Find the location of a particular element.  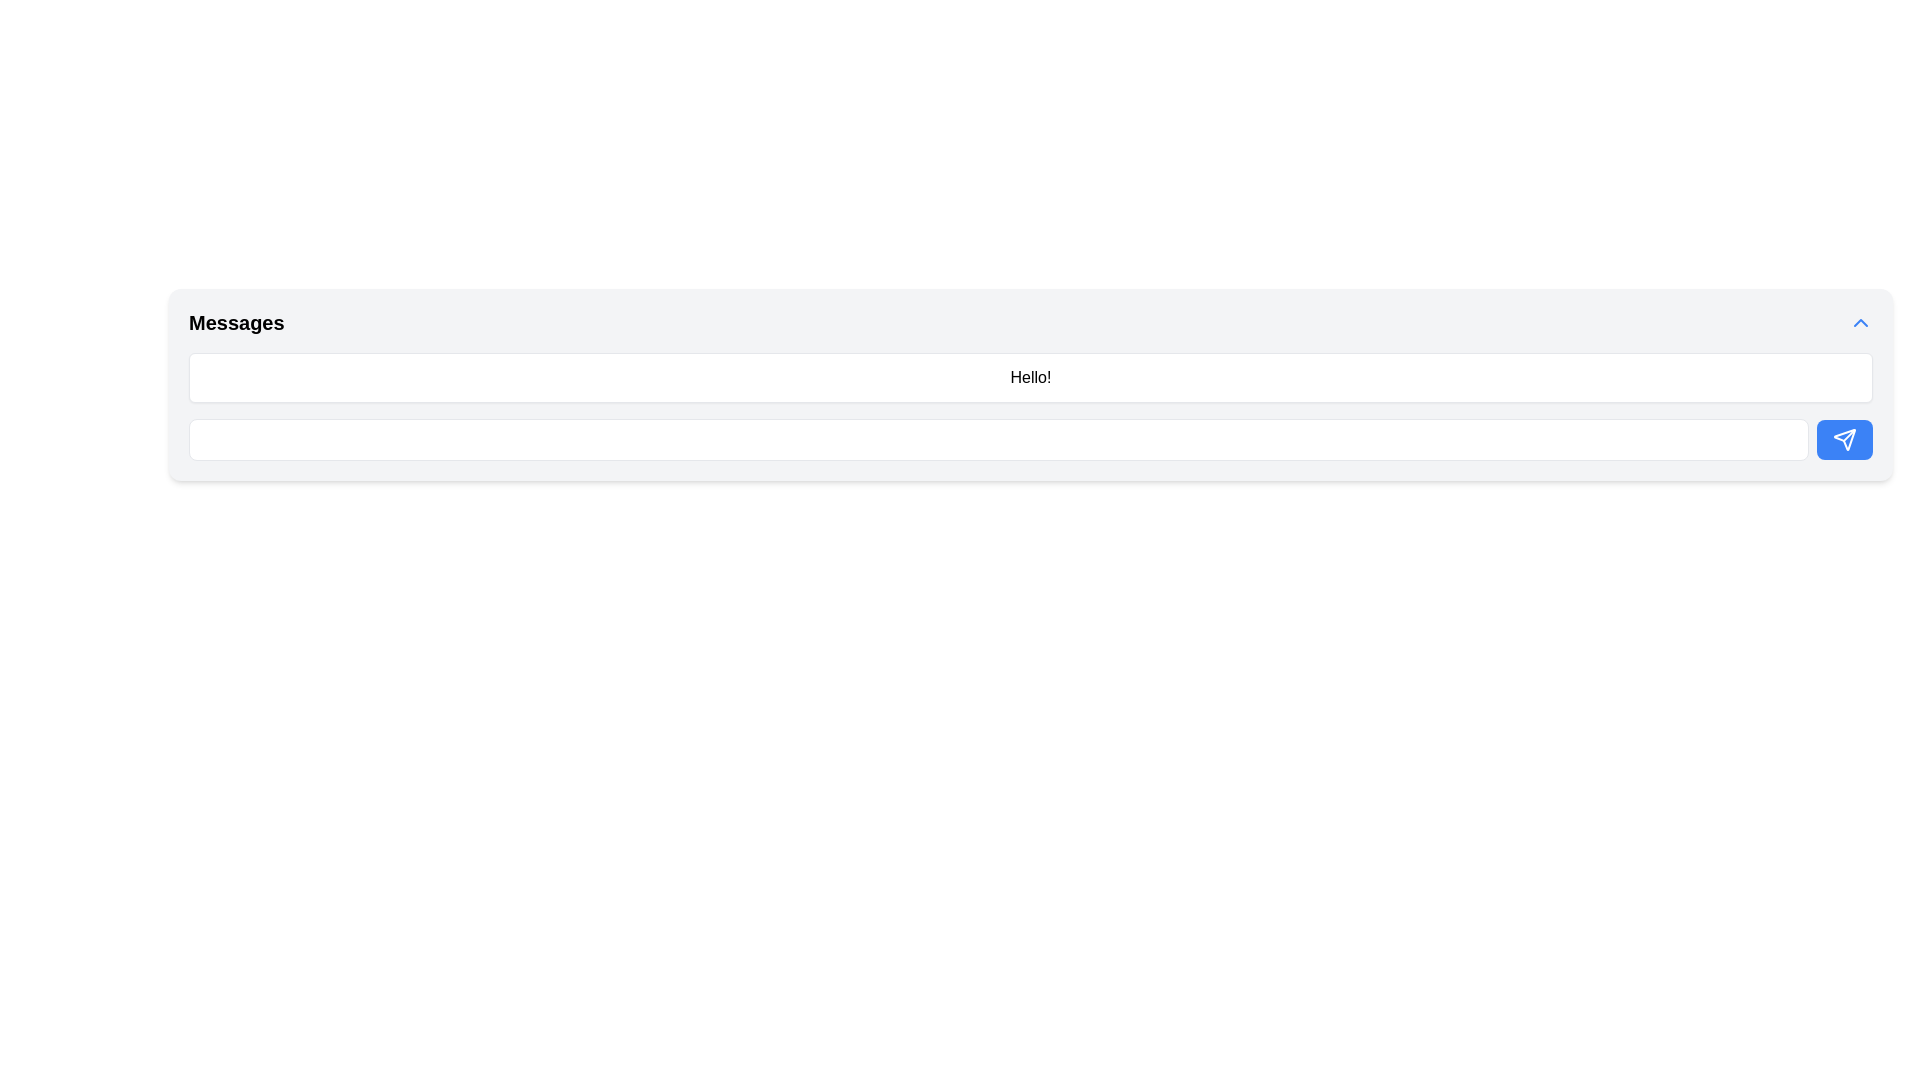

the static text block that displays messages within the messaging interface, located beneath the 'Messages' header is located at coordinates (1031, 378).